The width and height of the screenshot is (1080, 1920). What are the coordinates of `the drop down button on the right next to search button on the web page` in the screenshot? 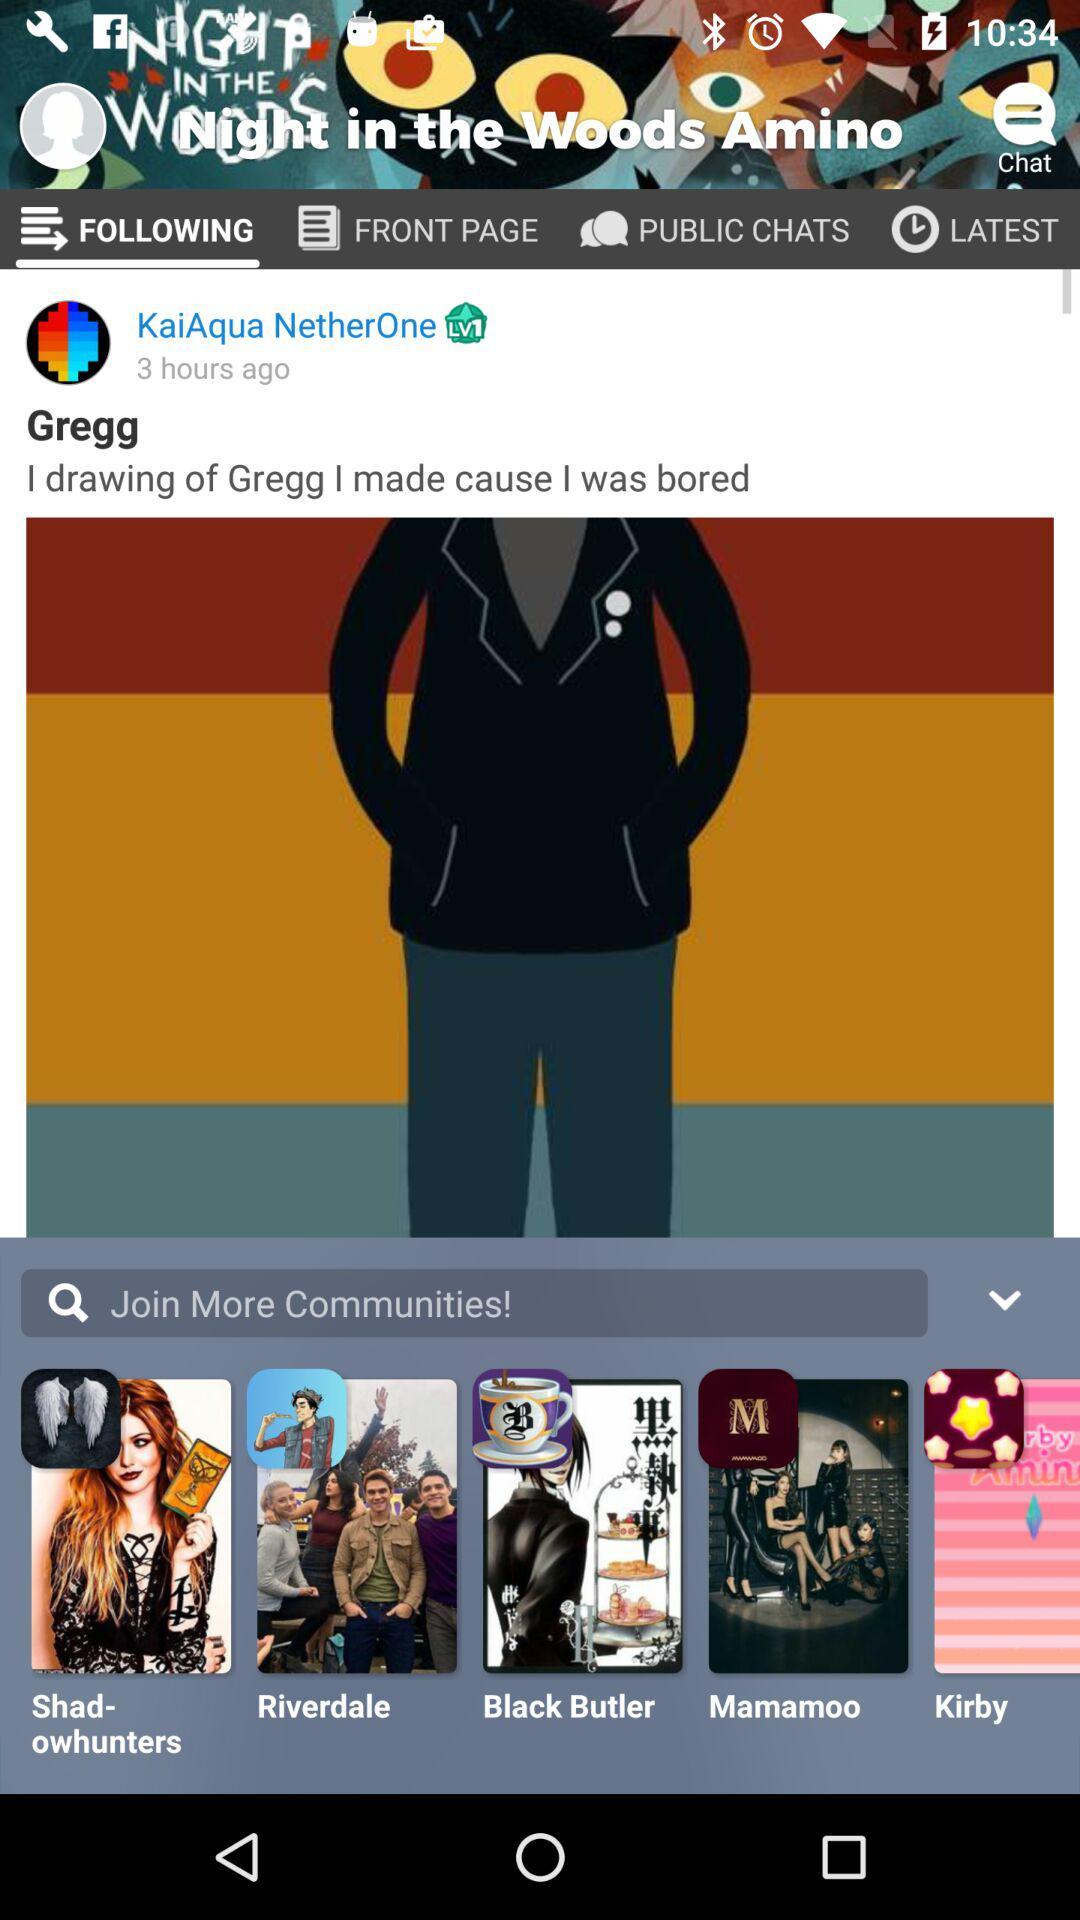 It's located at (1001, 1317).